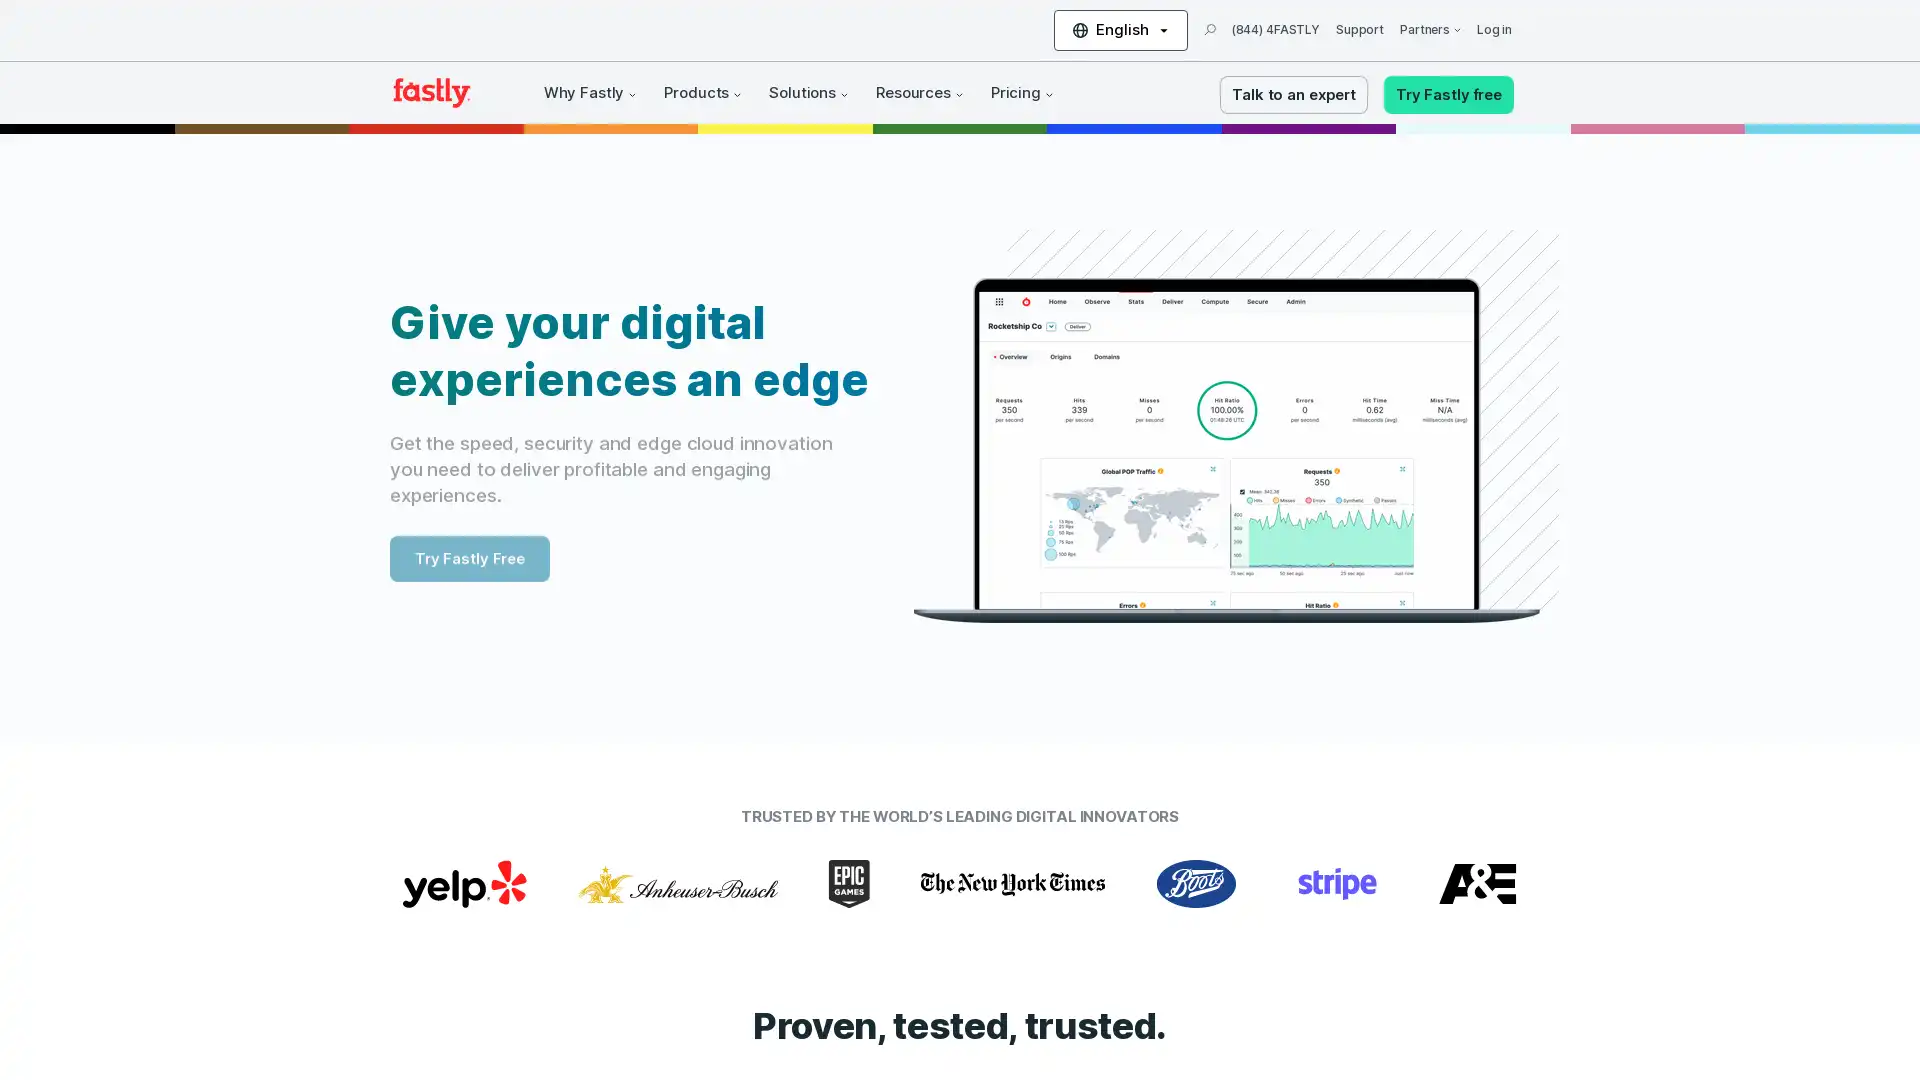 This screenshot has height=1080, width=1920. I want to click on Yes, so click(203, 951).